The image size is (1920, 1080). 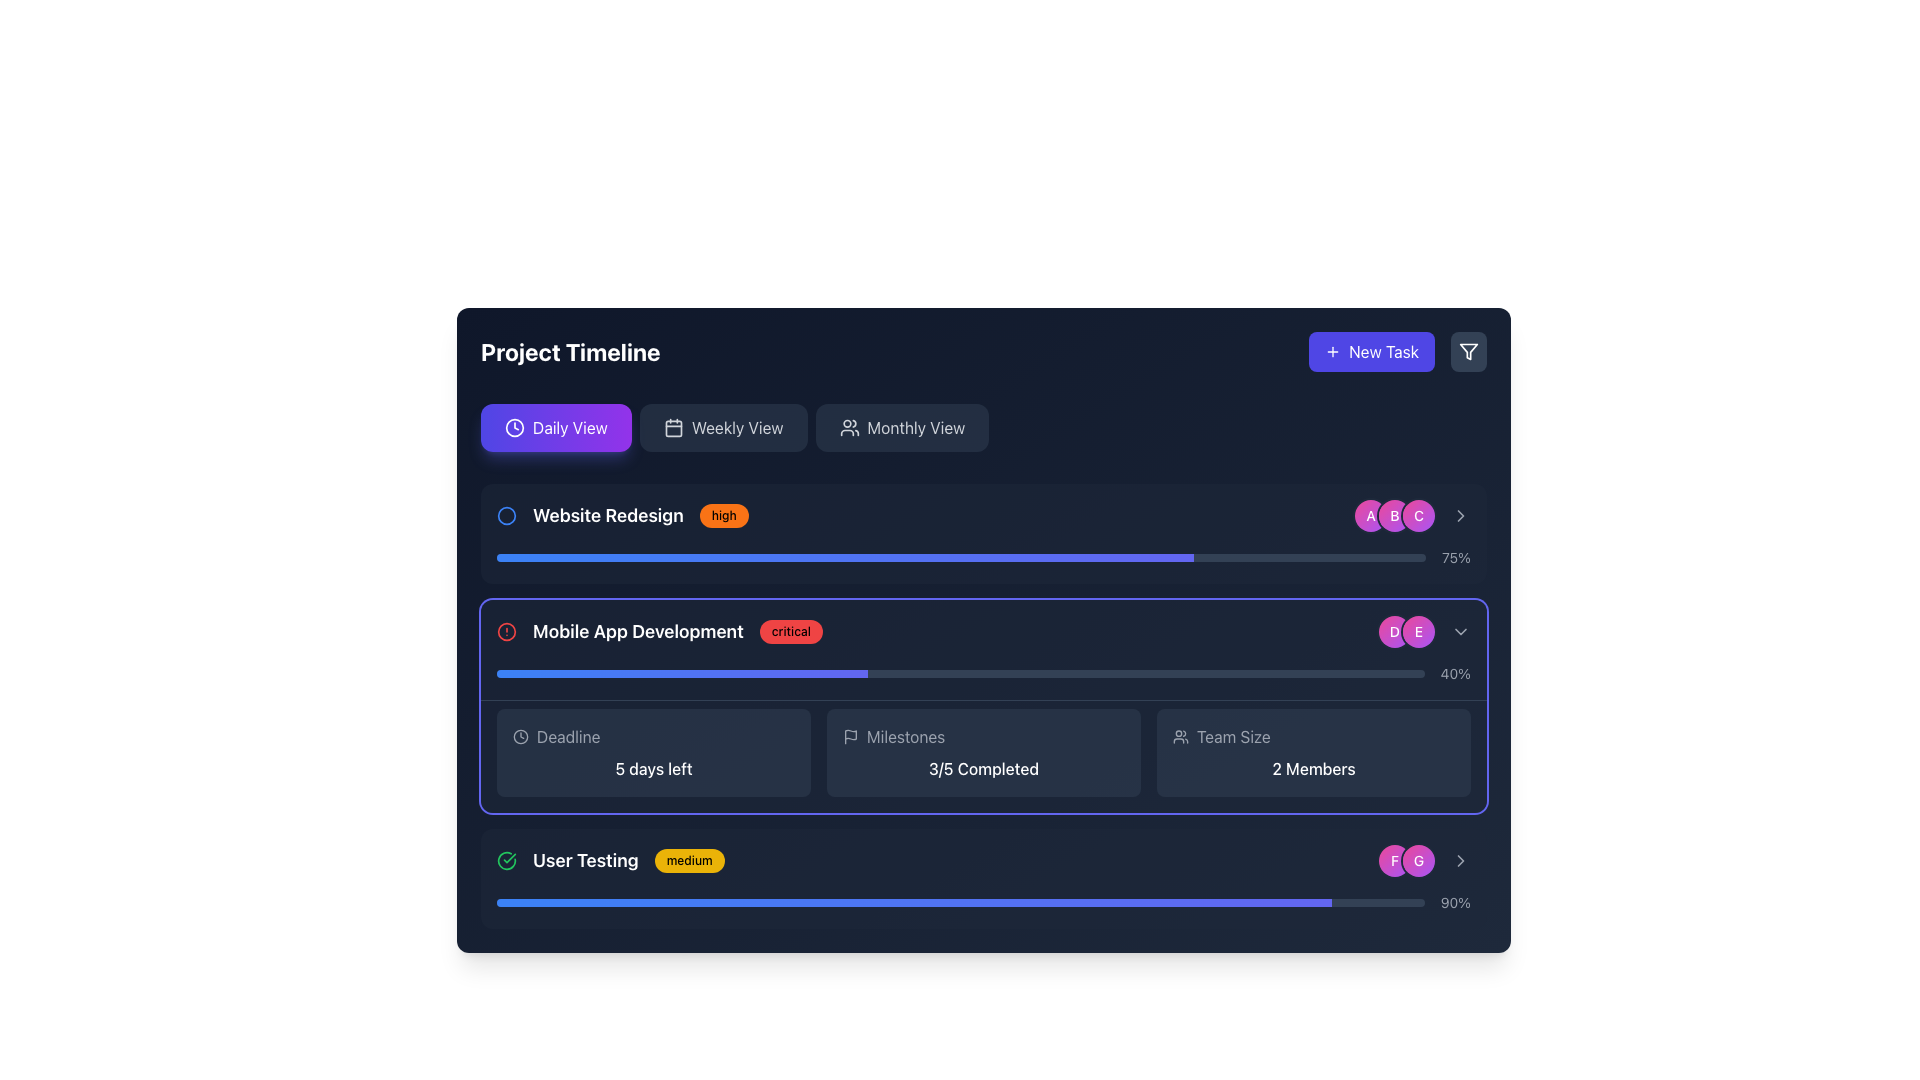 What do you see at coordinates (1131, 902) in the screenshot?
I see `the progress value` at bounding box center [1131, 902].